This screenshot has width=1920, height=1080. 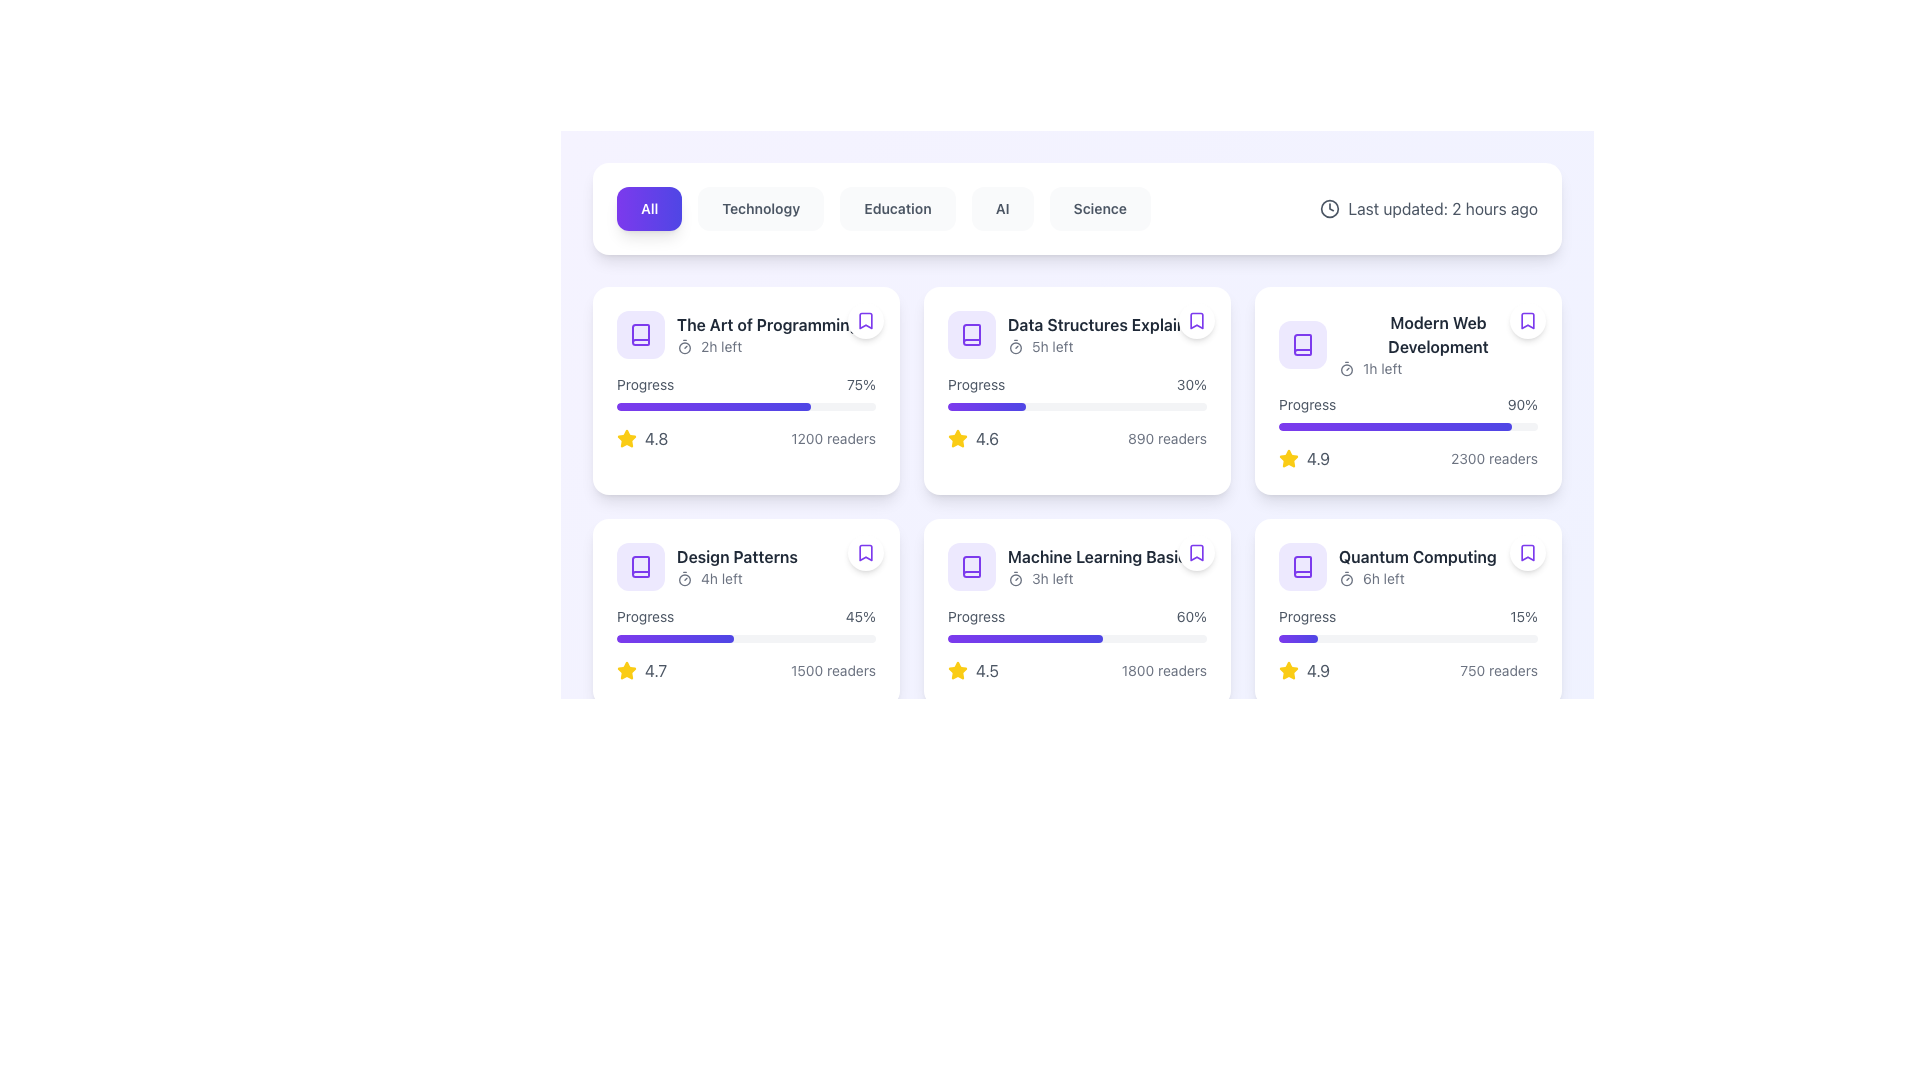 What do you see at coordinates (1076, 623) in the screenshot?
I see `displayed progress percentage of the progress bar indicating 60% completion for the 'Machine Learning Basics' course` at bounding box center [1076, 623].